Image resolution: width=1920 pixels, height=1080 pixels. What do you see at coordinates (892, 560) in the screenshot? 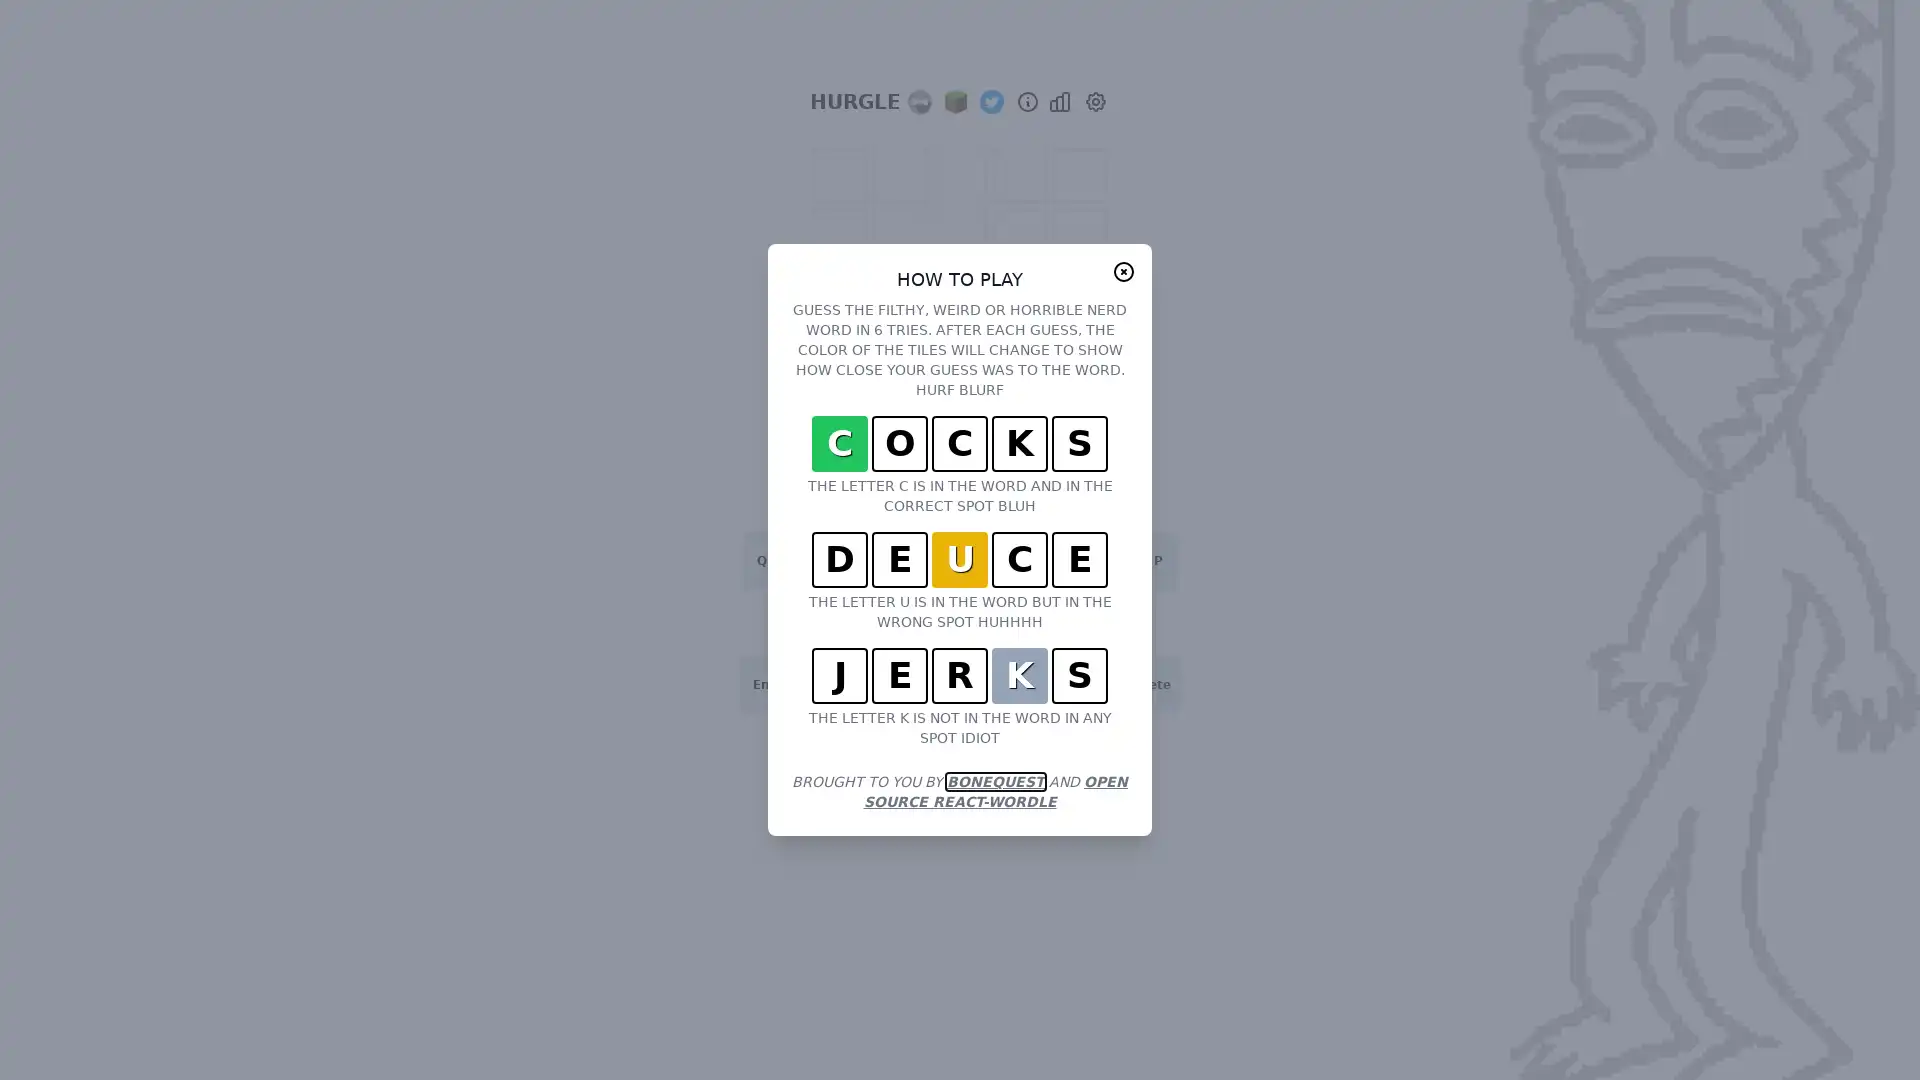
I see `R` at bounding box center [892, 560].